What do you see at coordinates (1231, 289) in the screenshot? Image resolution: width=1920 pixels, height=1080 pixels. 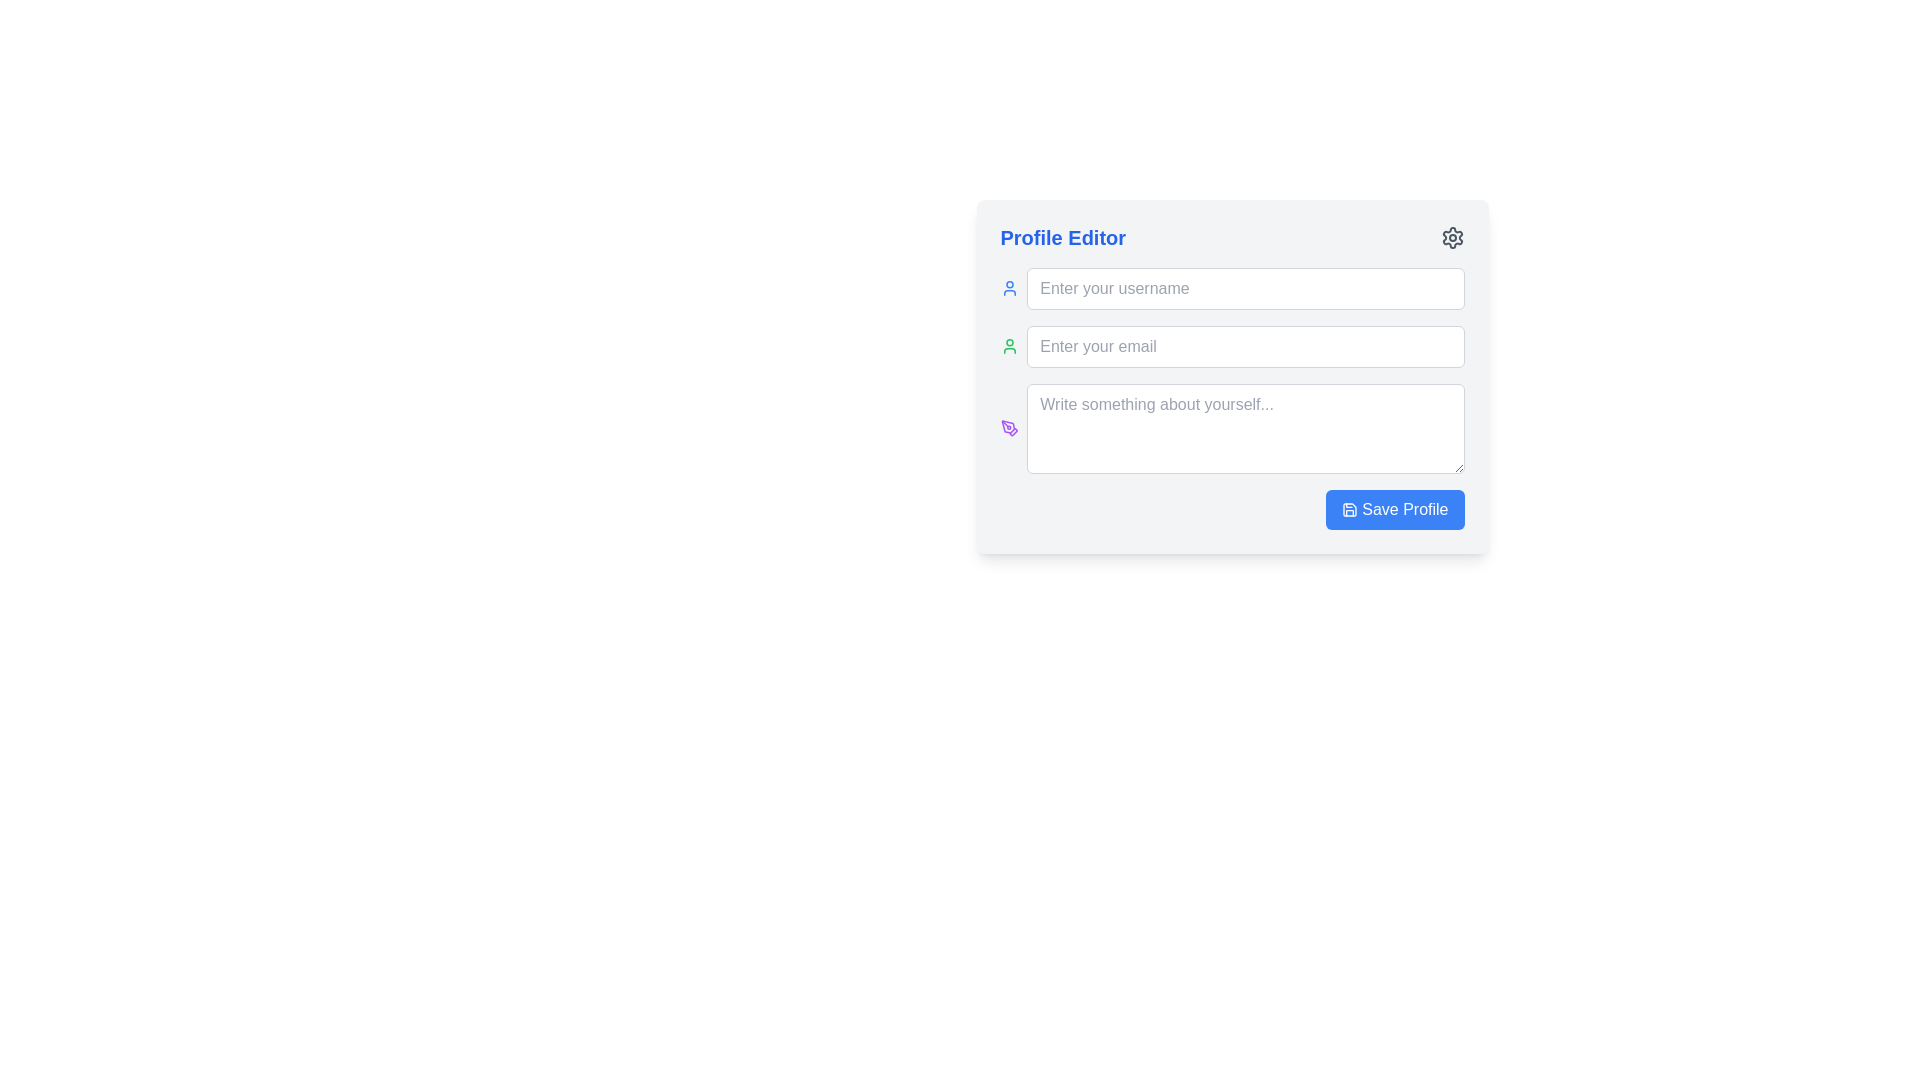 I see `the username input field, which is located at the top of the primary input section and serves as the first element in a vertical stack of input fields` at bounding box center [1231, 289].